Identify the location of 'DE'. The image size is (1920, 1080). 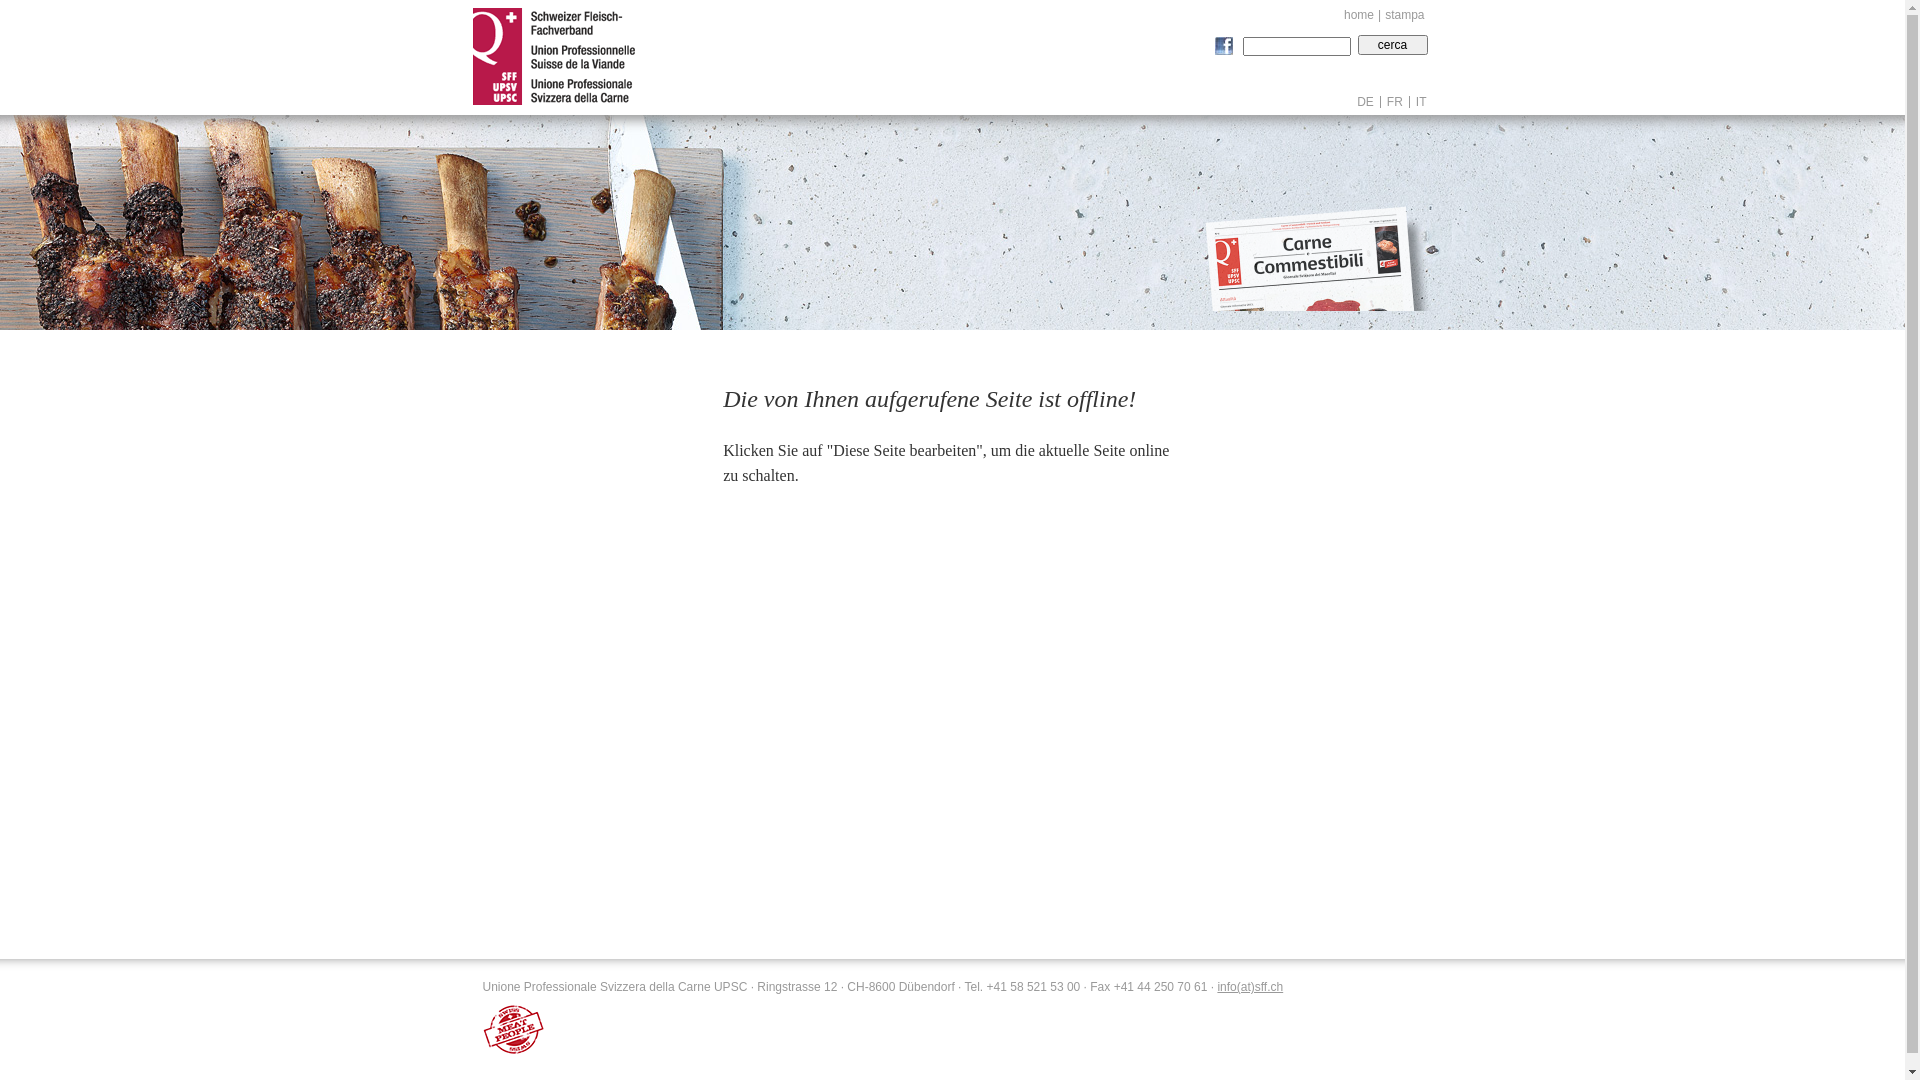
(1365, 101).